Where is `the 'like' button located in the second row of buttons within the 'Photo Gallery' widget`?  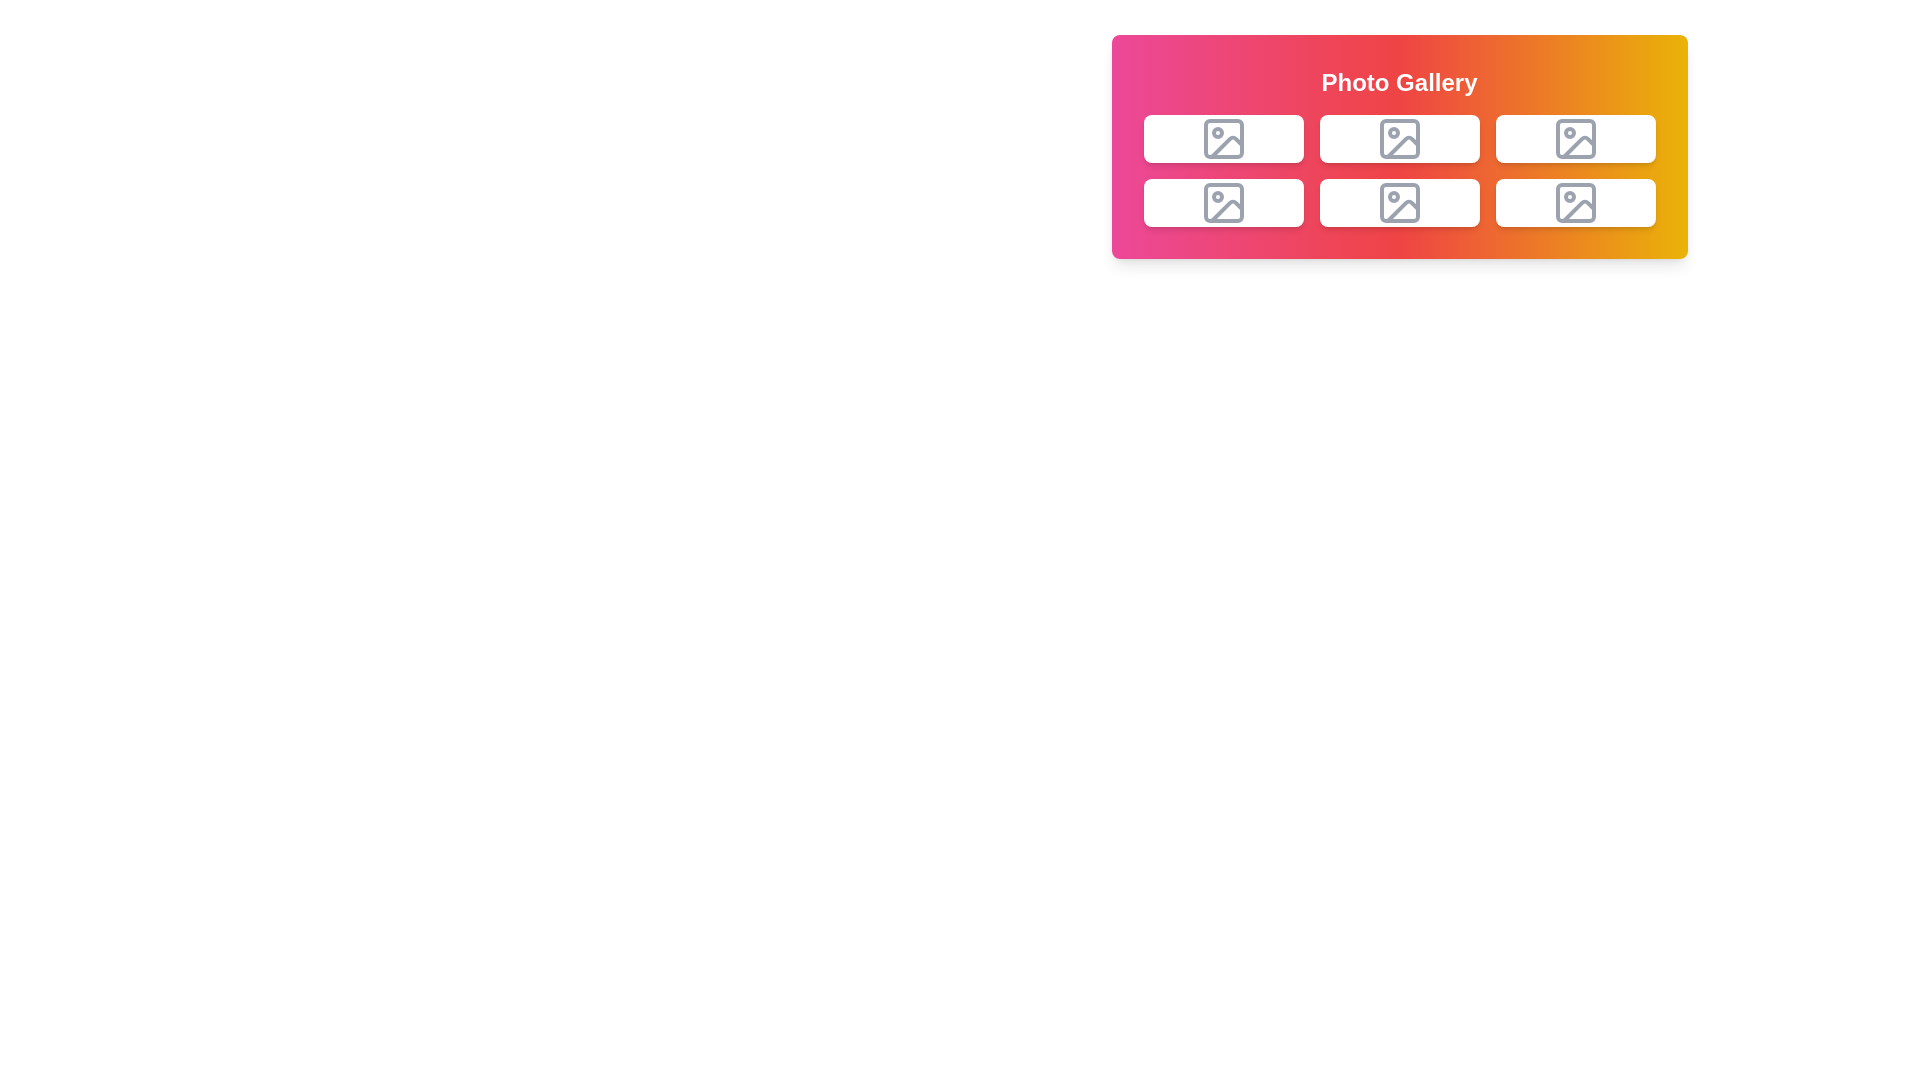
the 'like' button located in the second row of buttons within the 'Photo Gallery' widget is located at coordinates (1248, 203).